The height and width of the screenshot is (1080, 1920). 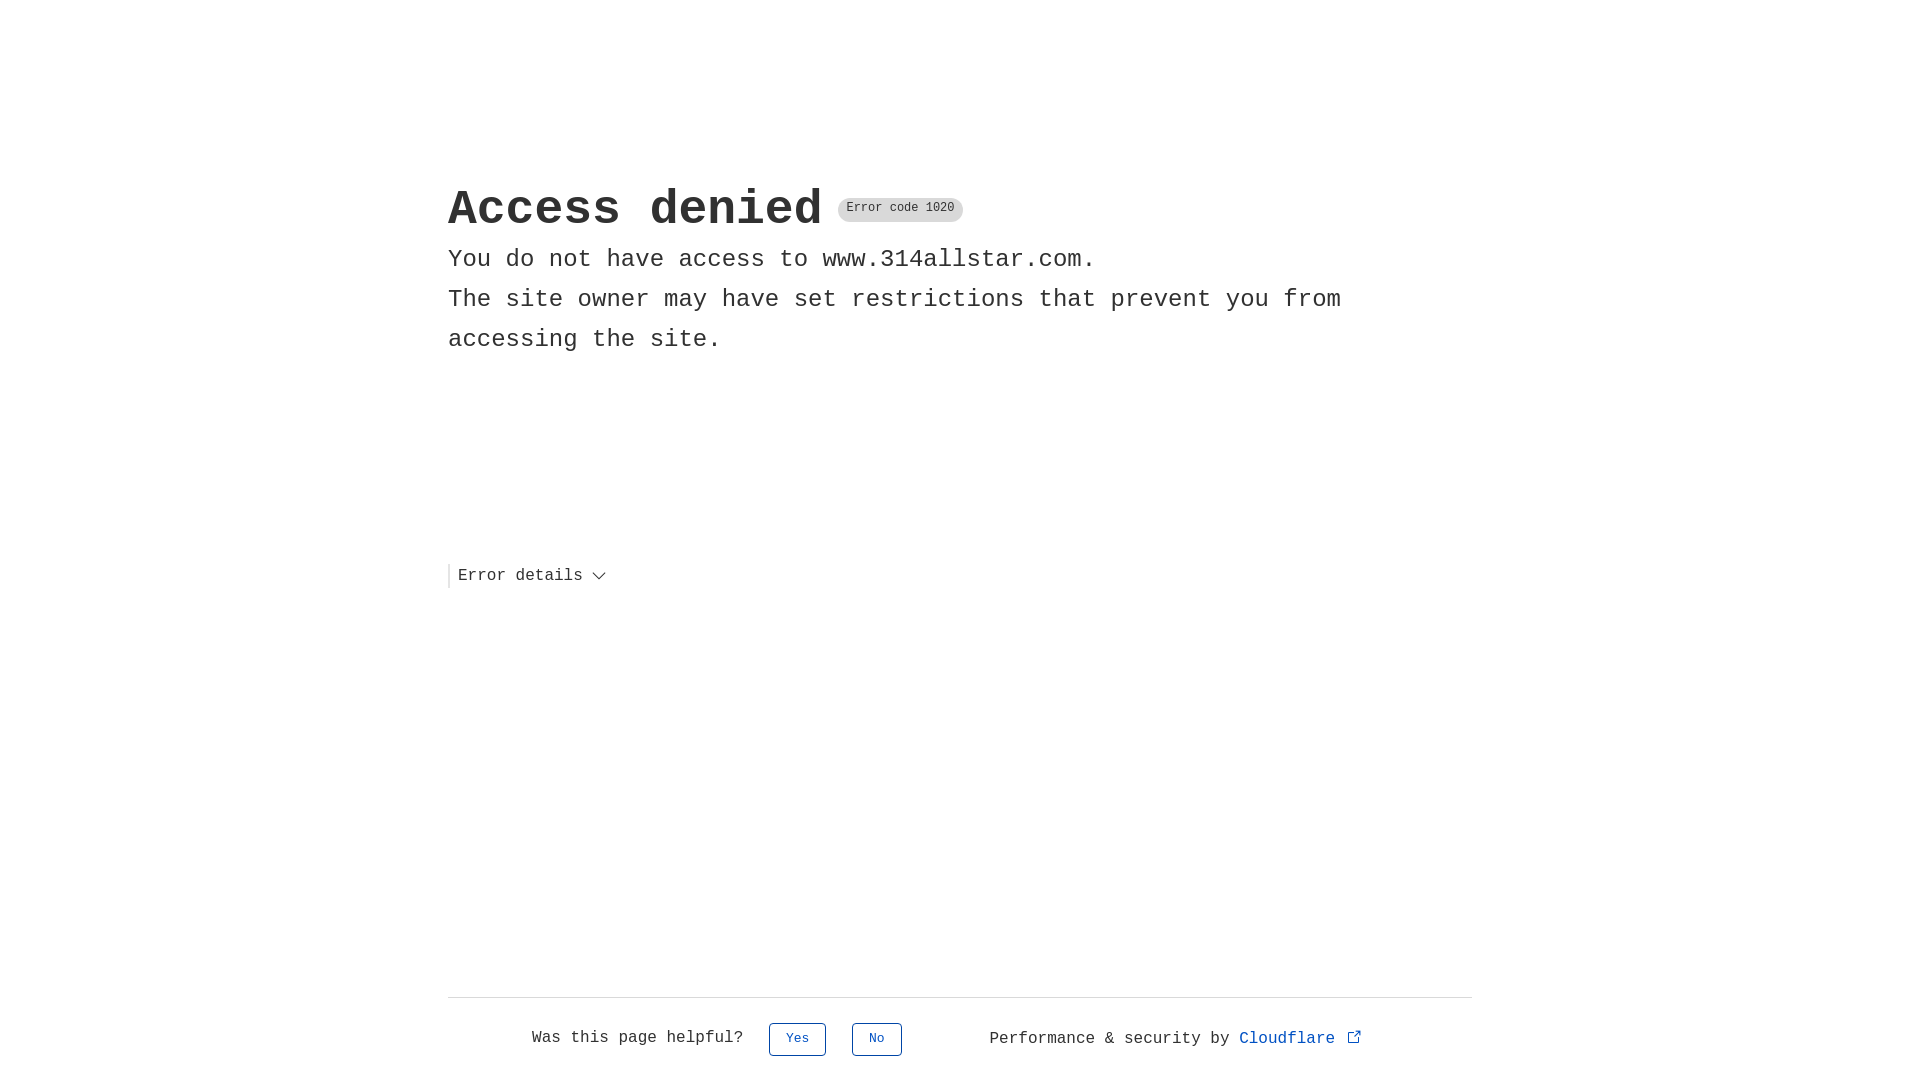 What do you see at coordinates (877, 1038) in the screenshot?
I see `'No'` at bounding box center [877, 1038].